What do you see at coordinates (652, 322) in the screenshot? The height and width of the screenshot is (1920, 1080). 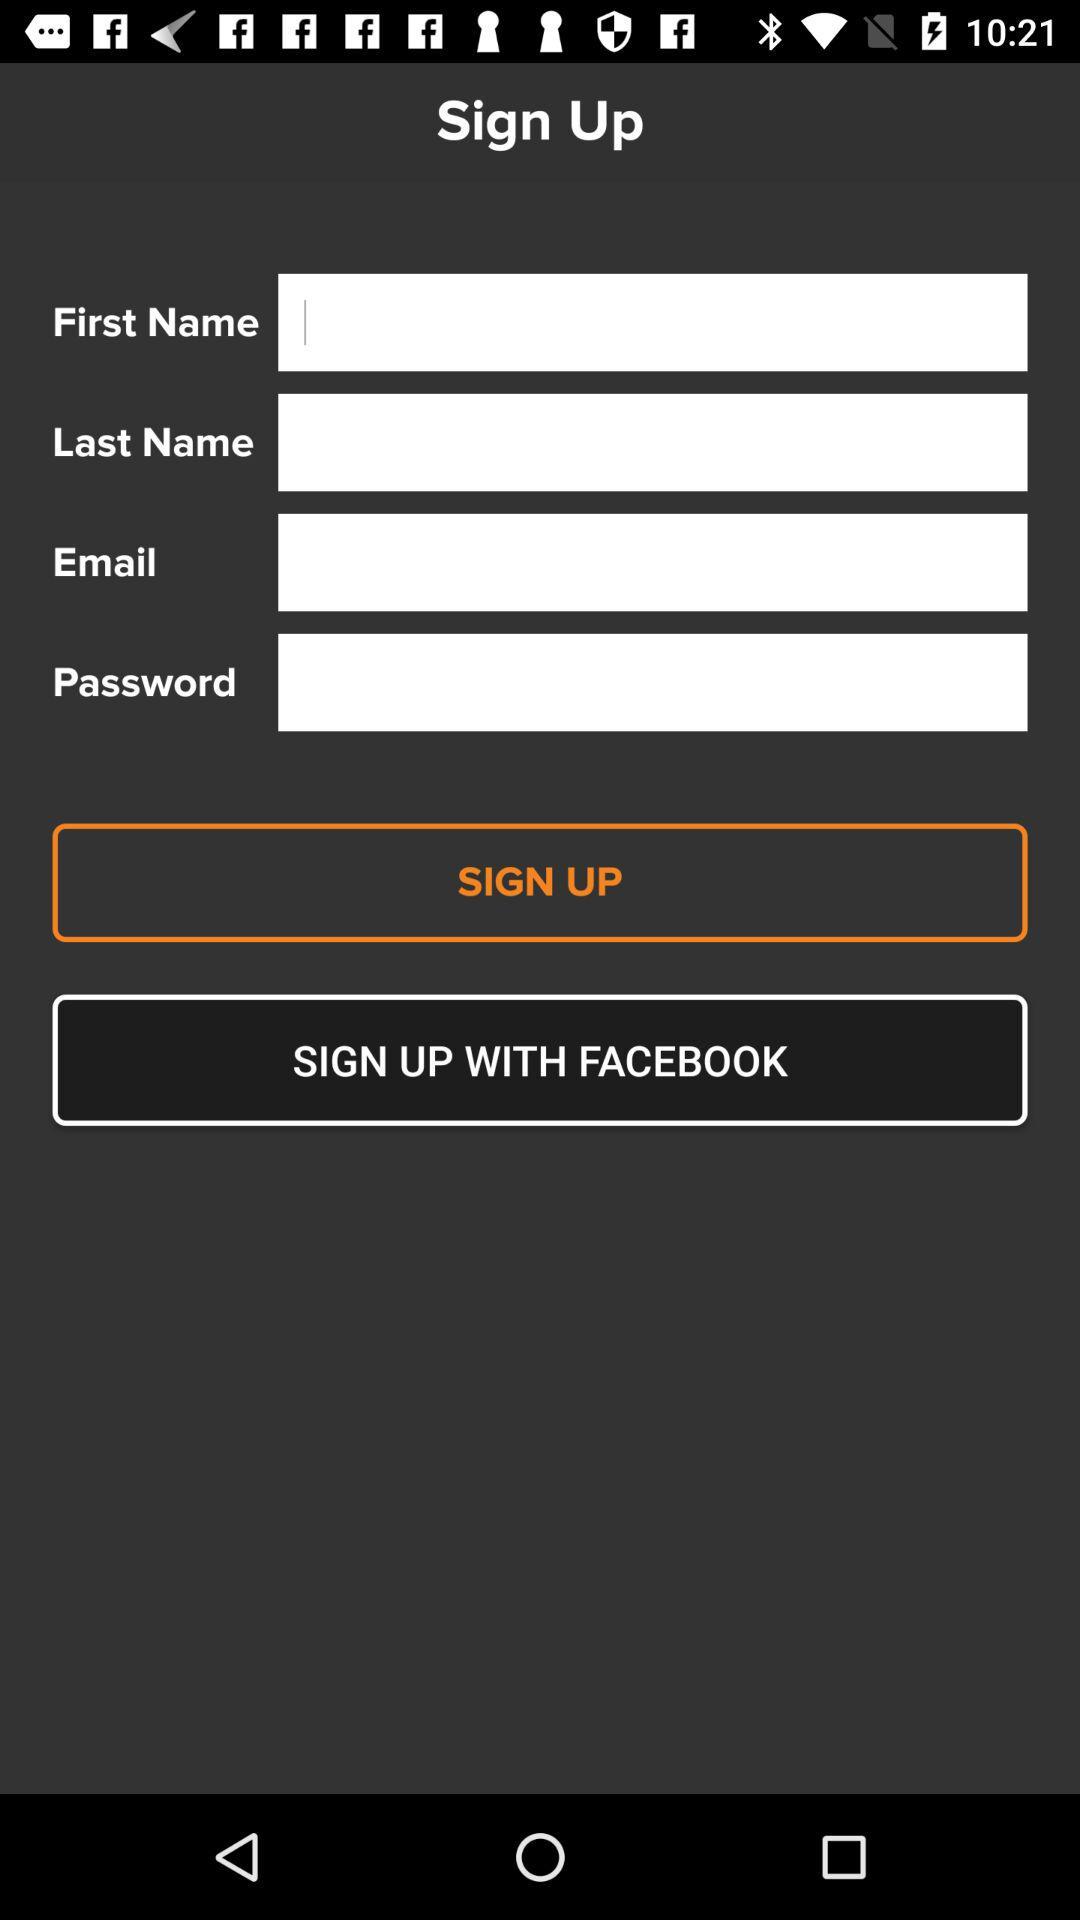 I see `text` at bounding box center [652, 322].